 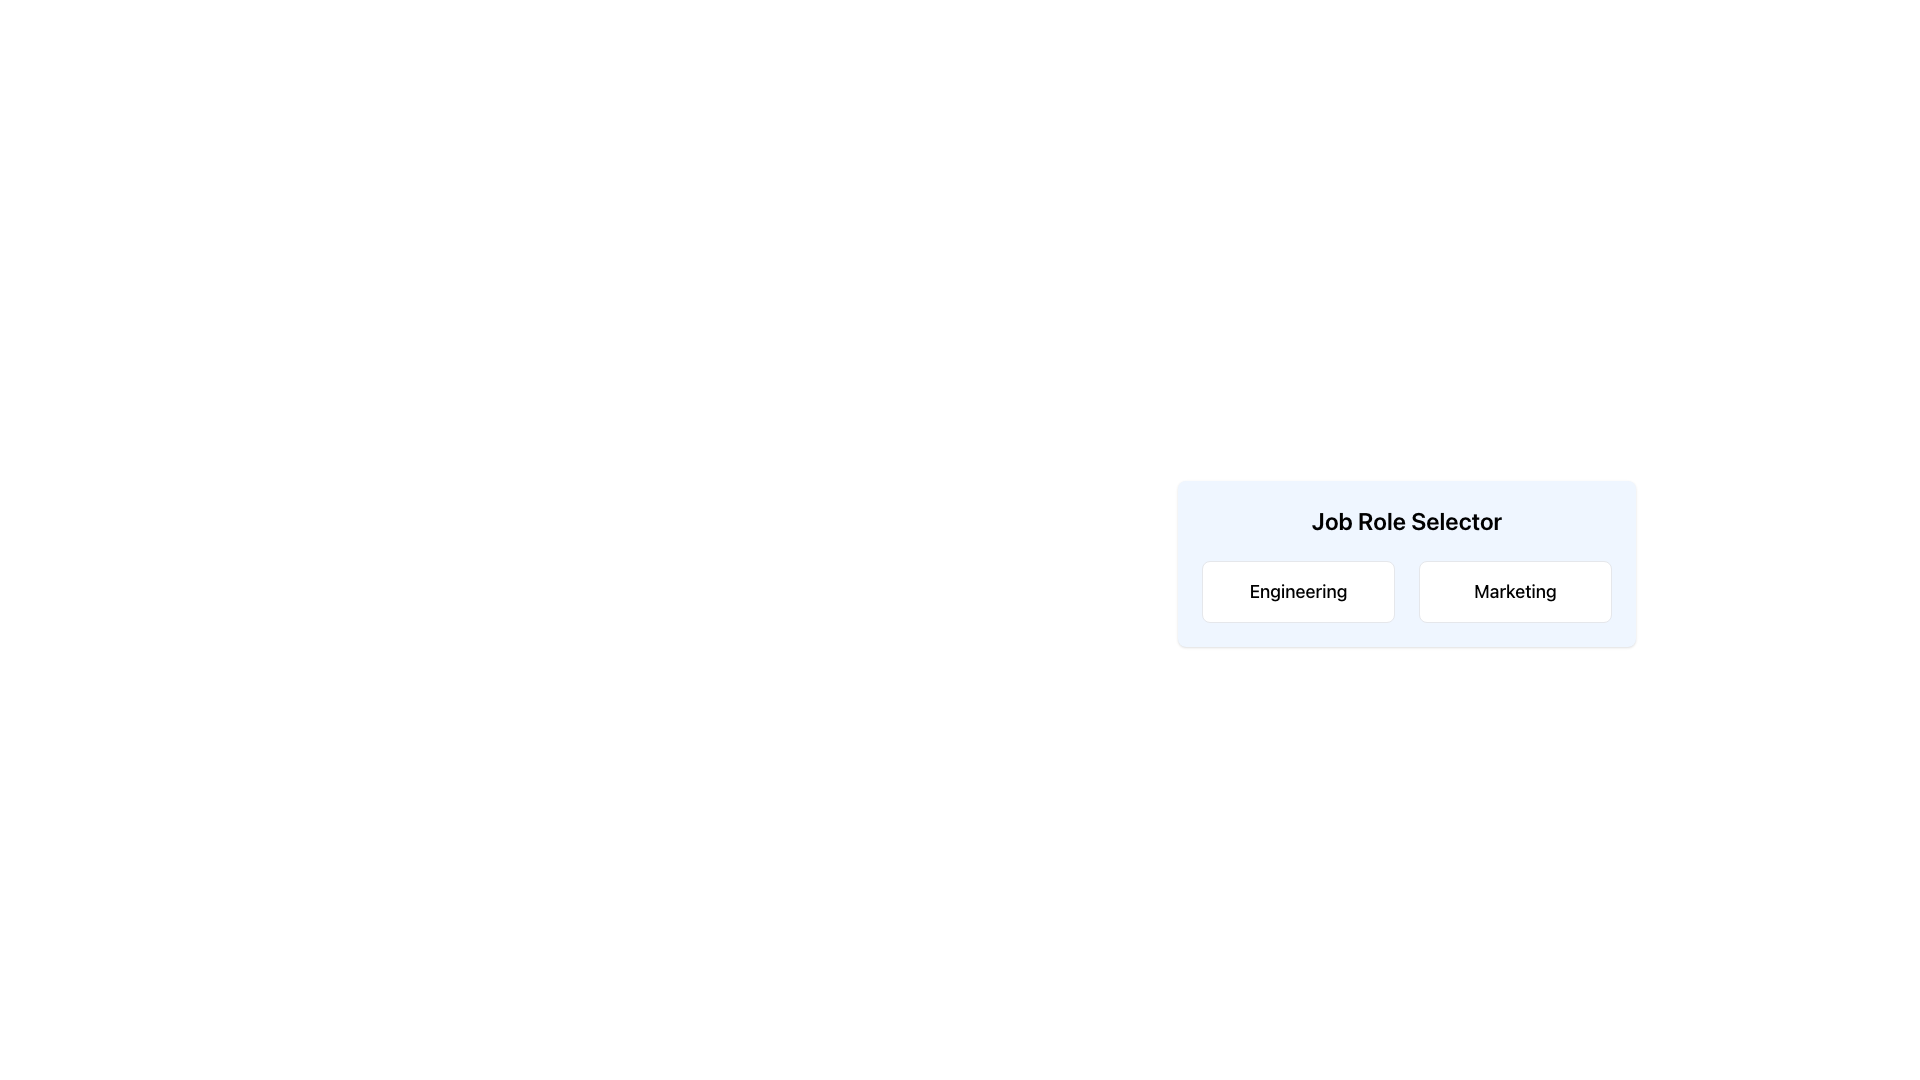 I want to click on the 'Engineering' button, which is a rectangular button with a white background and rounded corners, to trigger its hover state, so click(x=1298, y=590).